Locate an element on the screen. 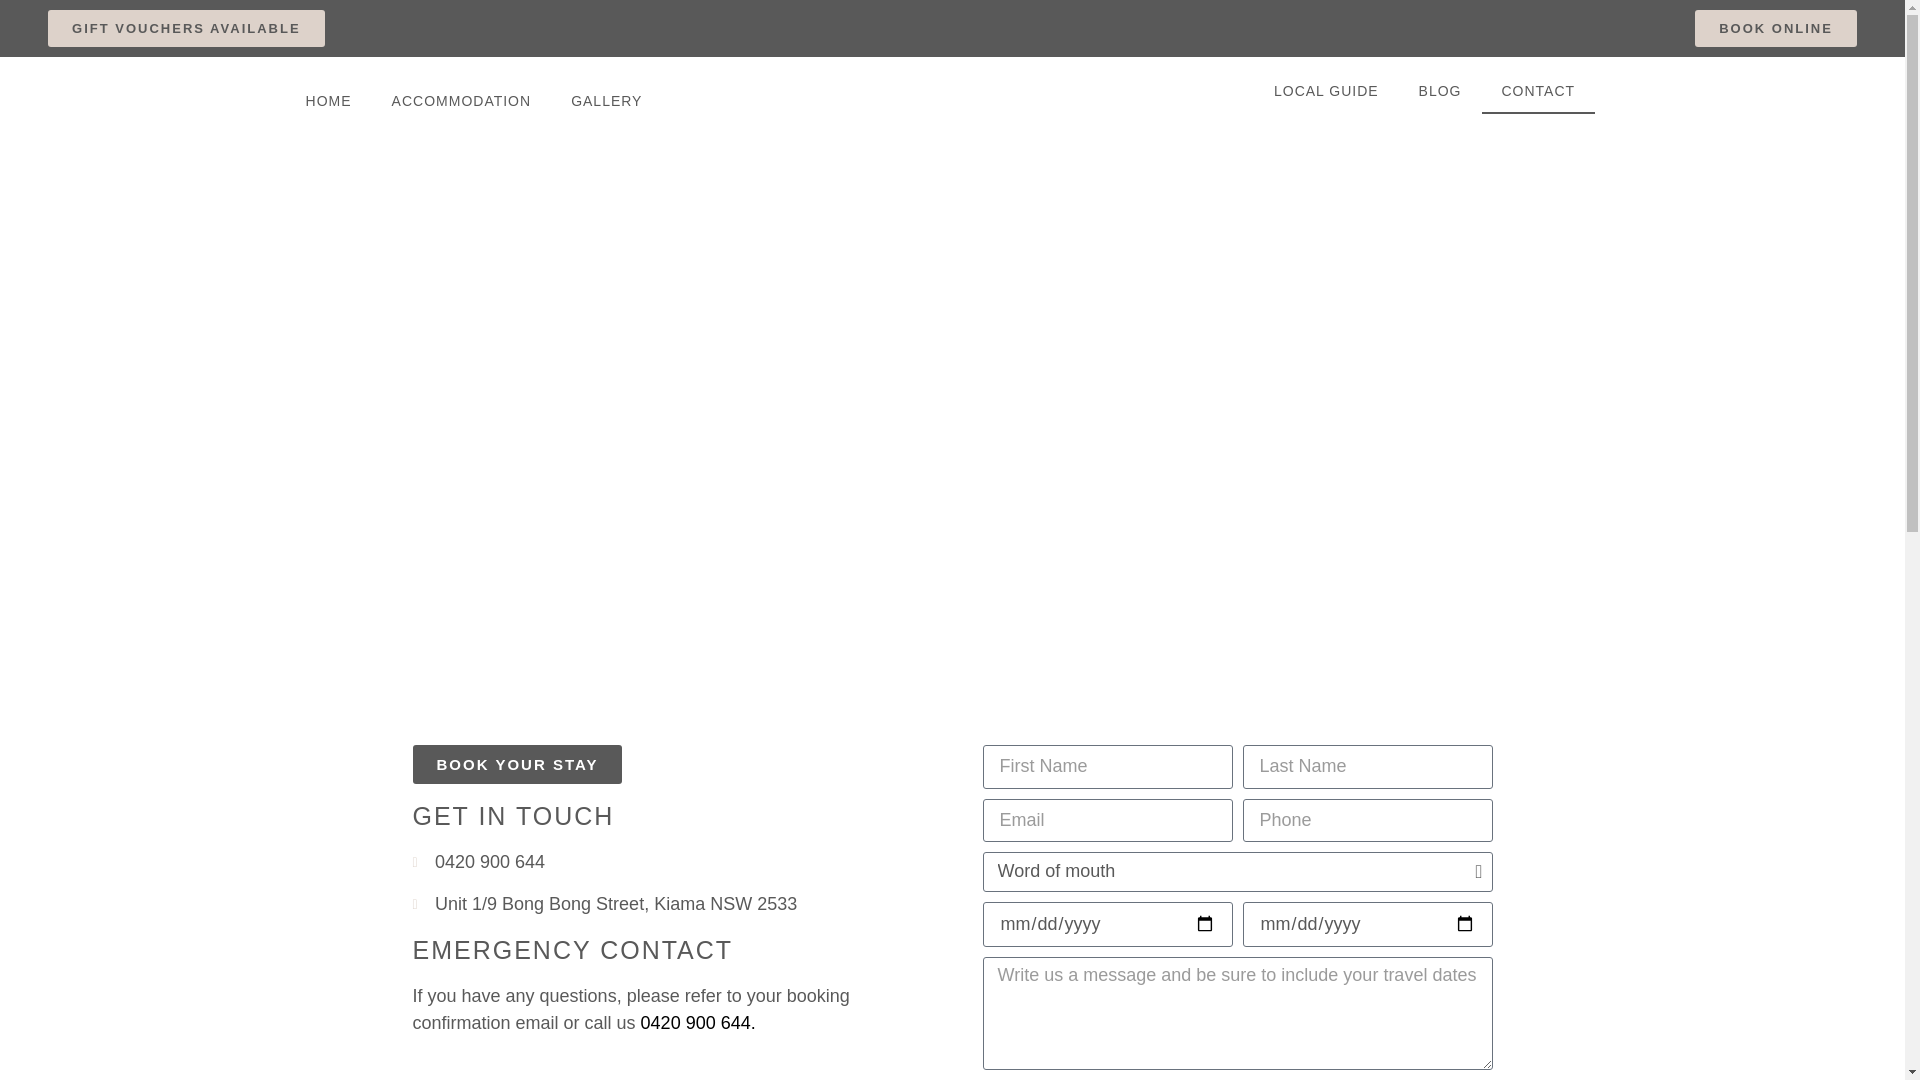  'ACCOMMODATION' is located at coordinates (460, 100).